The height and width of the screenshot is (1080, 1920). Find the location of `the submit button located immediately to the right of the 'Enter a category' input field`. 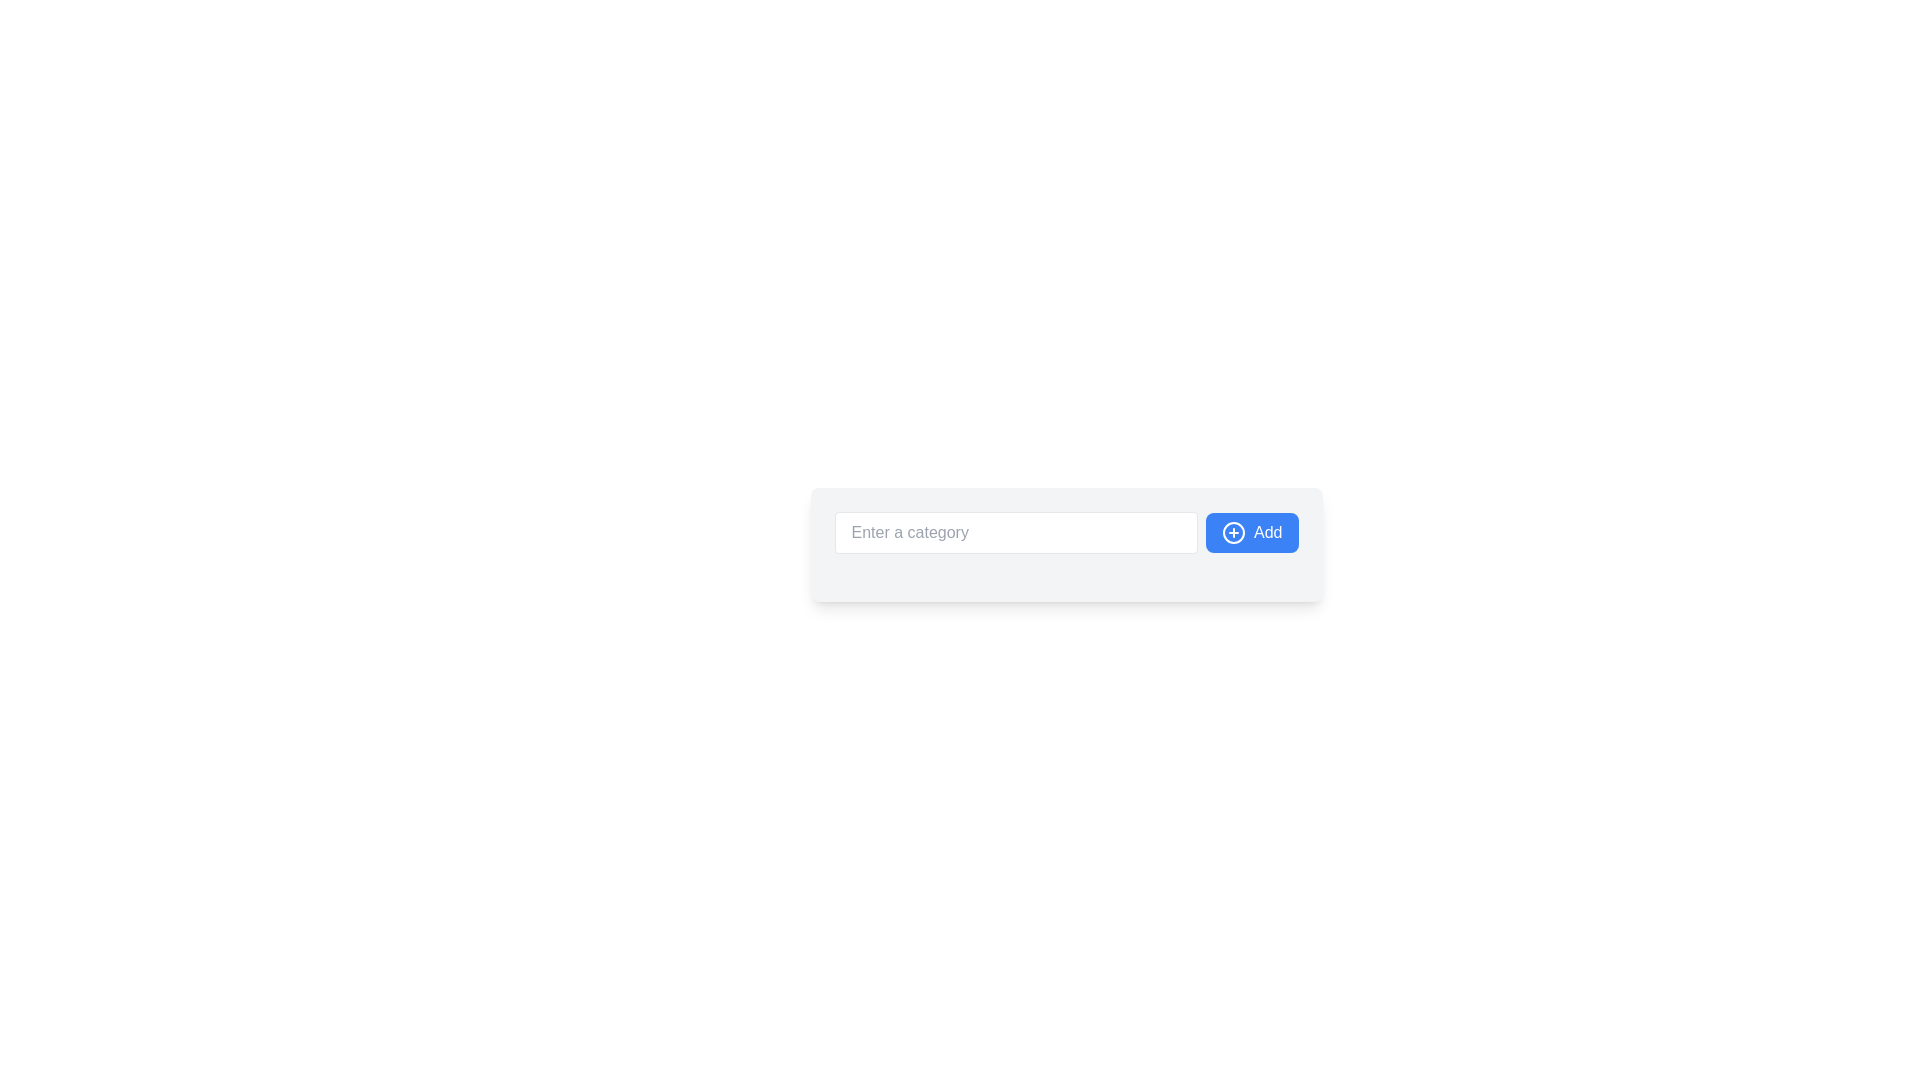

the submit button located immediately to the right of the 'Enter a category' input field is located at coordinates (1251, 531).